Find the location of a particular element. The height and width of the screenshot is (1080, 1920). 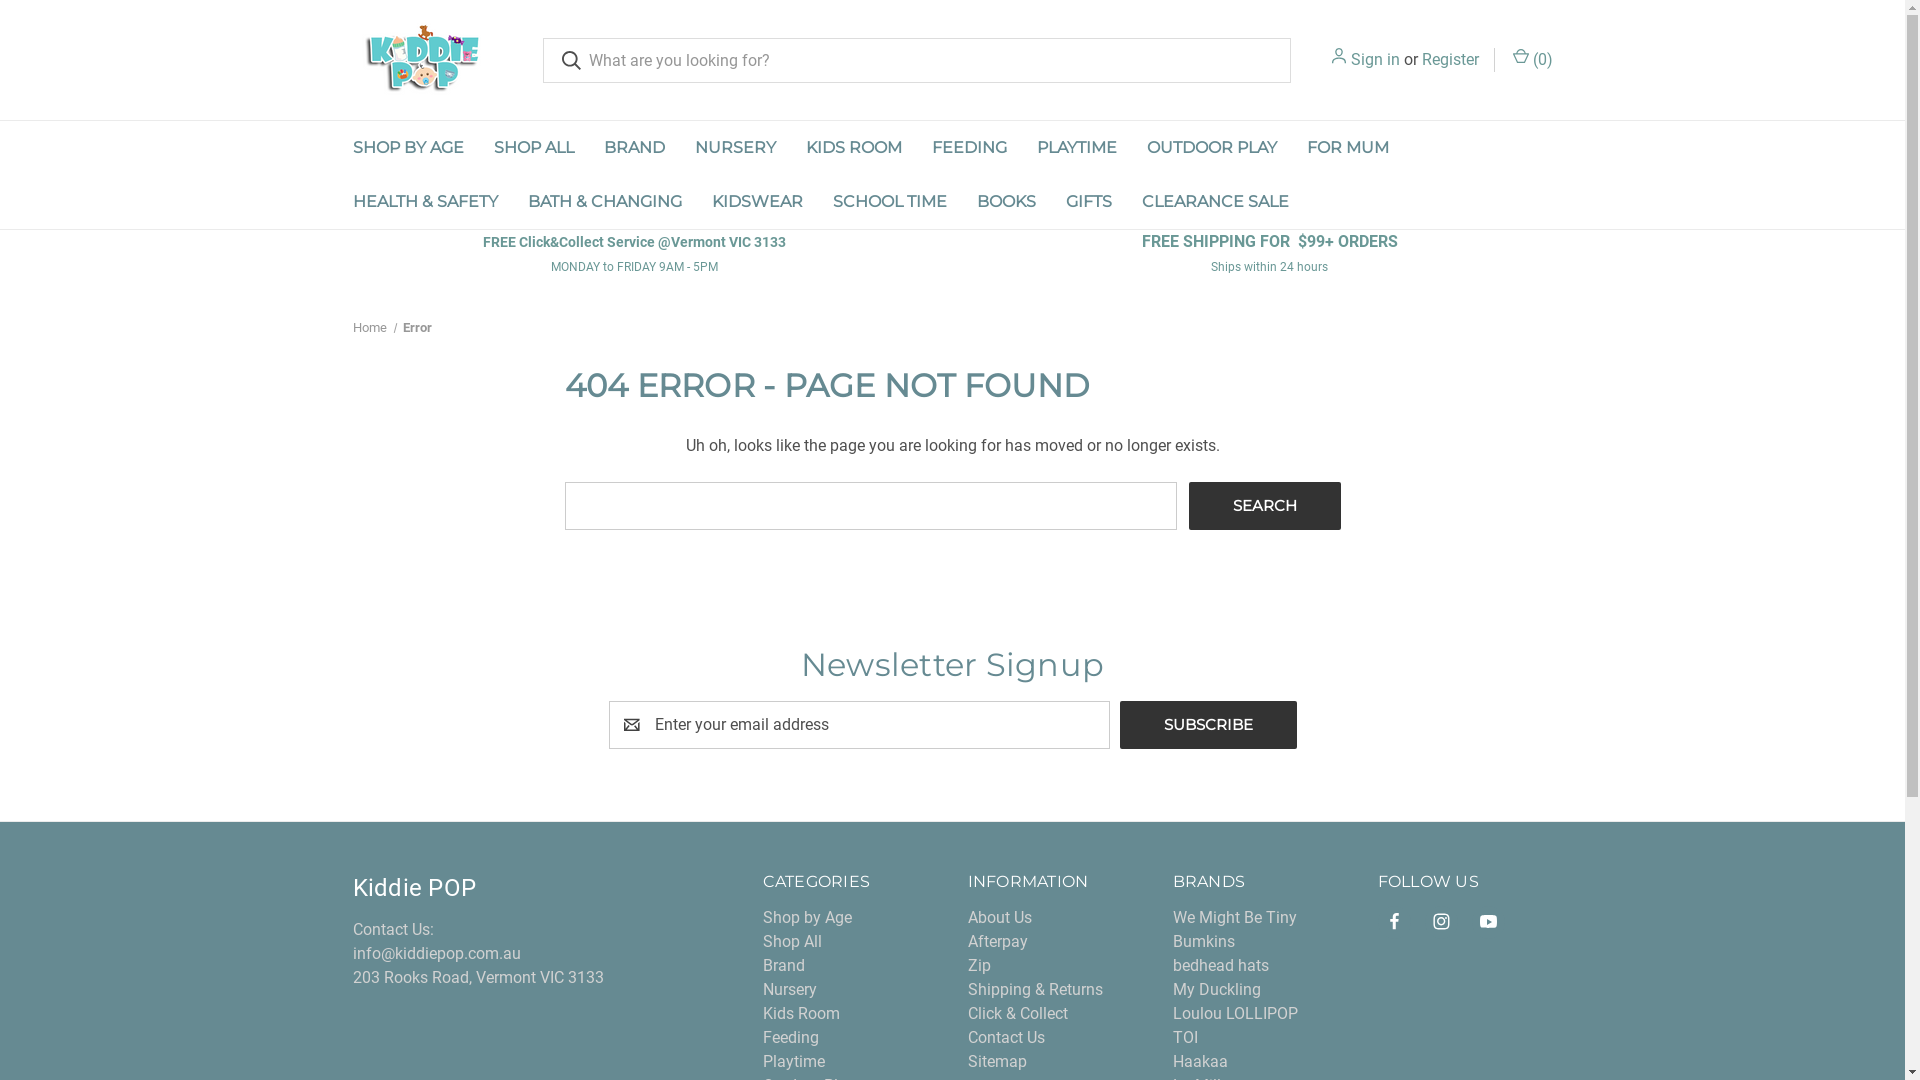

'Subscribe' is located at coordinates (1207, 724).